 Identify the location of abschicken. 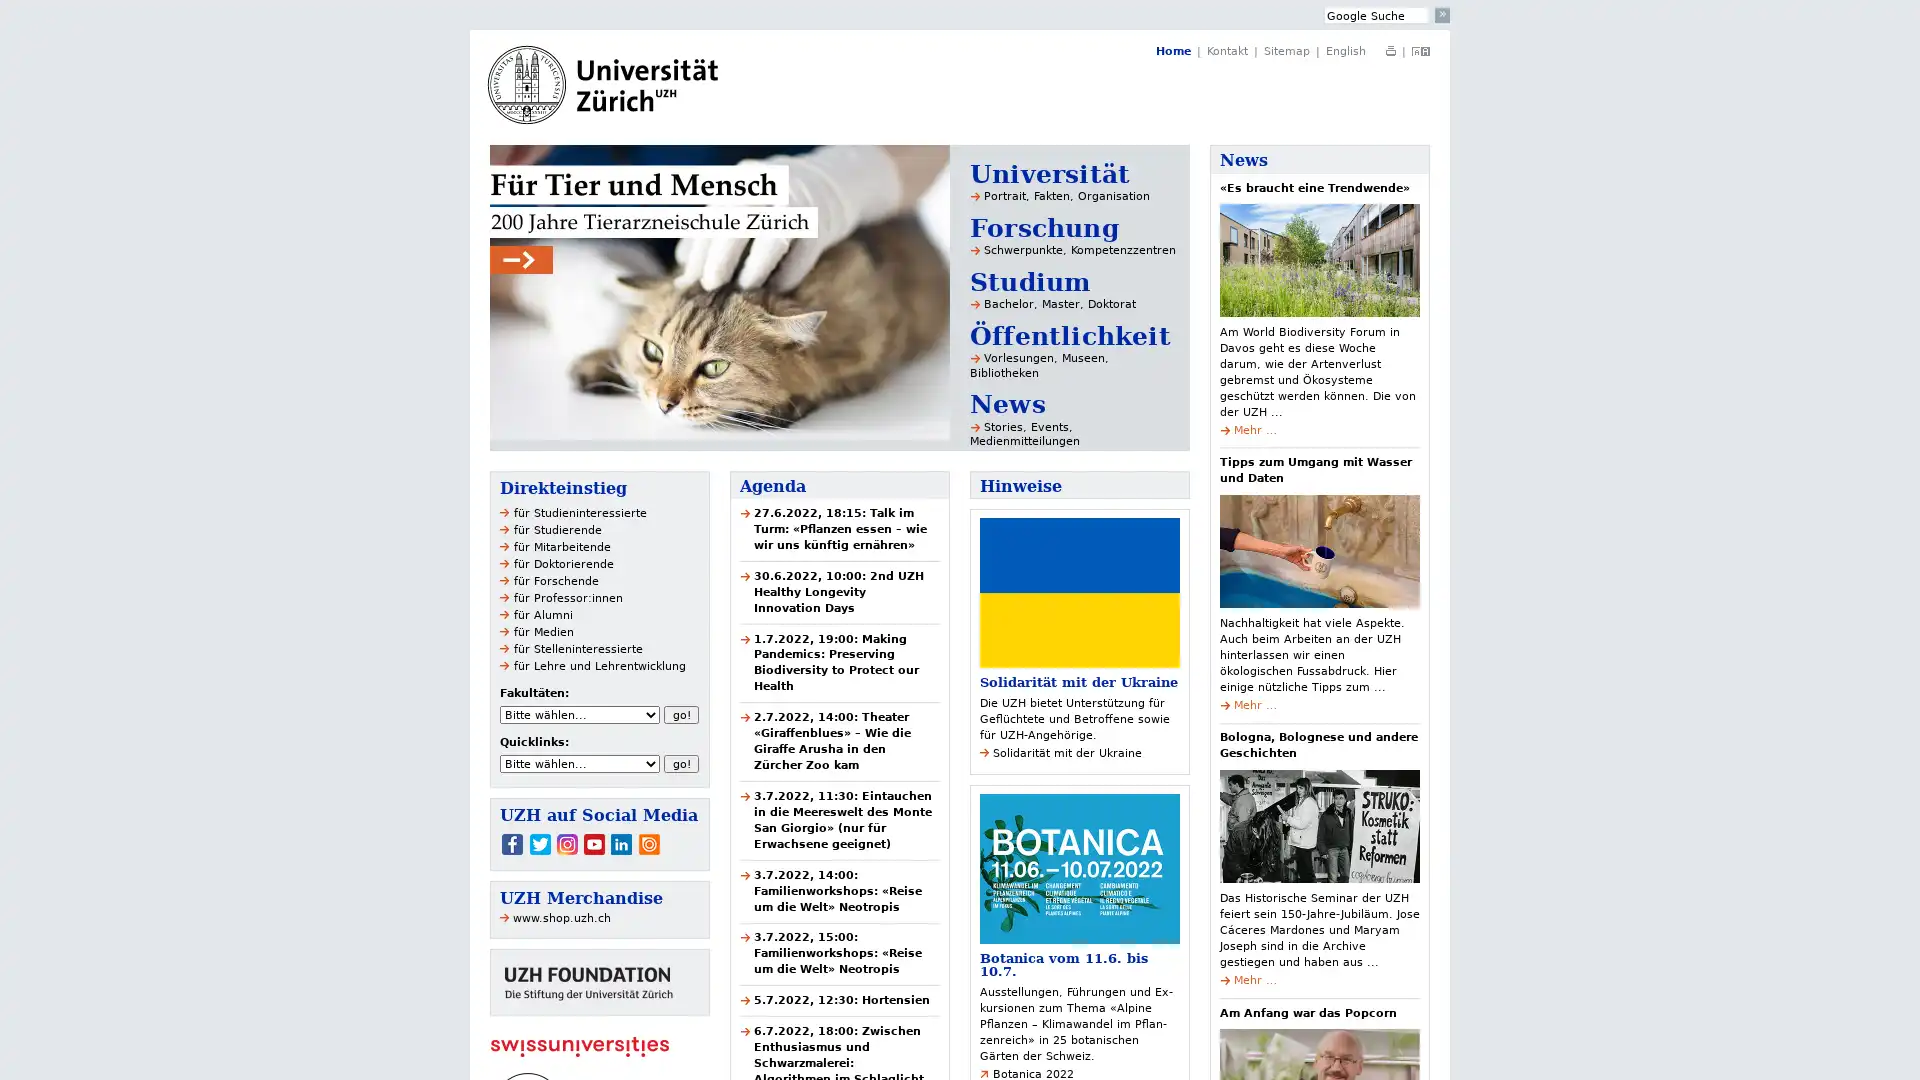
(1442, 15).